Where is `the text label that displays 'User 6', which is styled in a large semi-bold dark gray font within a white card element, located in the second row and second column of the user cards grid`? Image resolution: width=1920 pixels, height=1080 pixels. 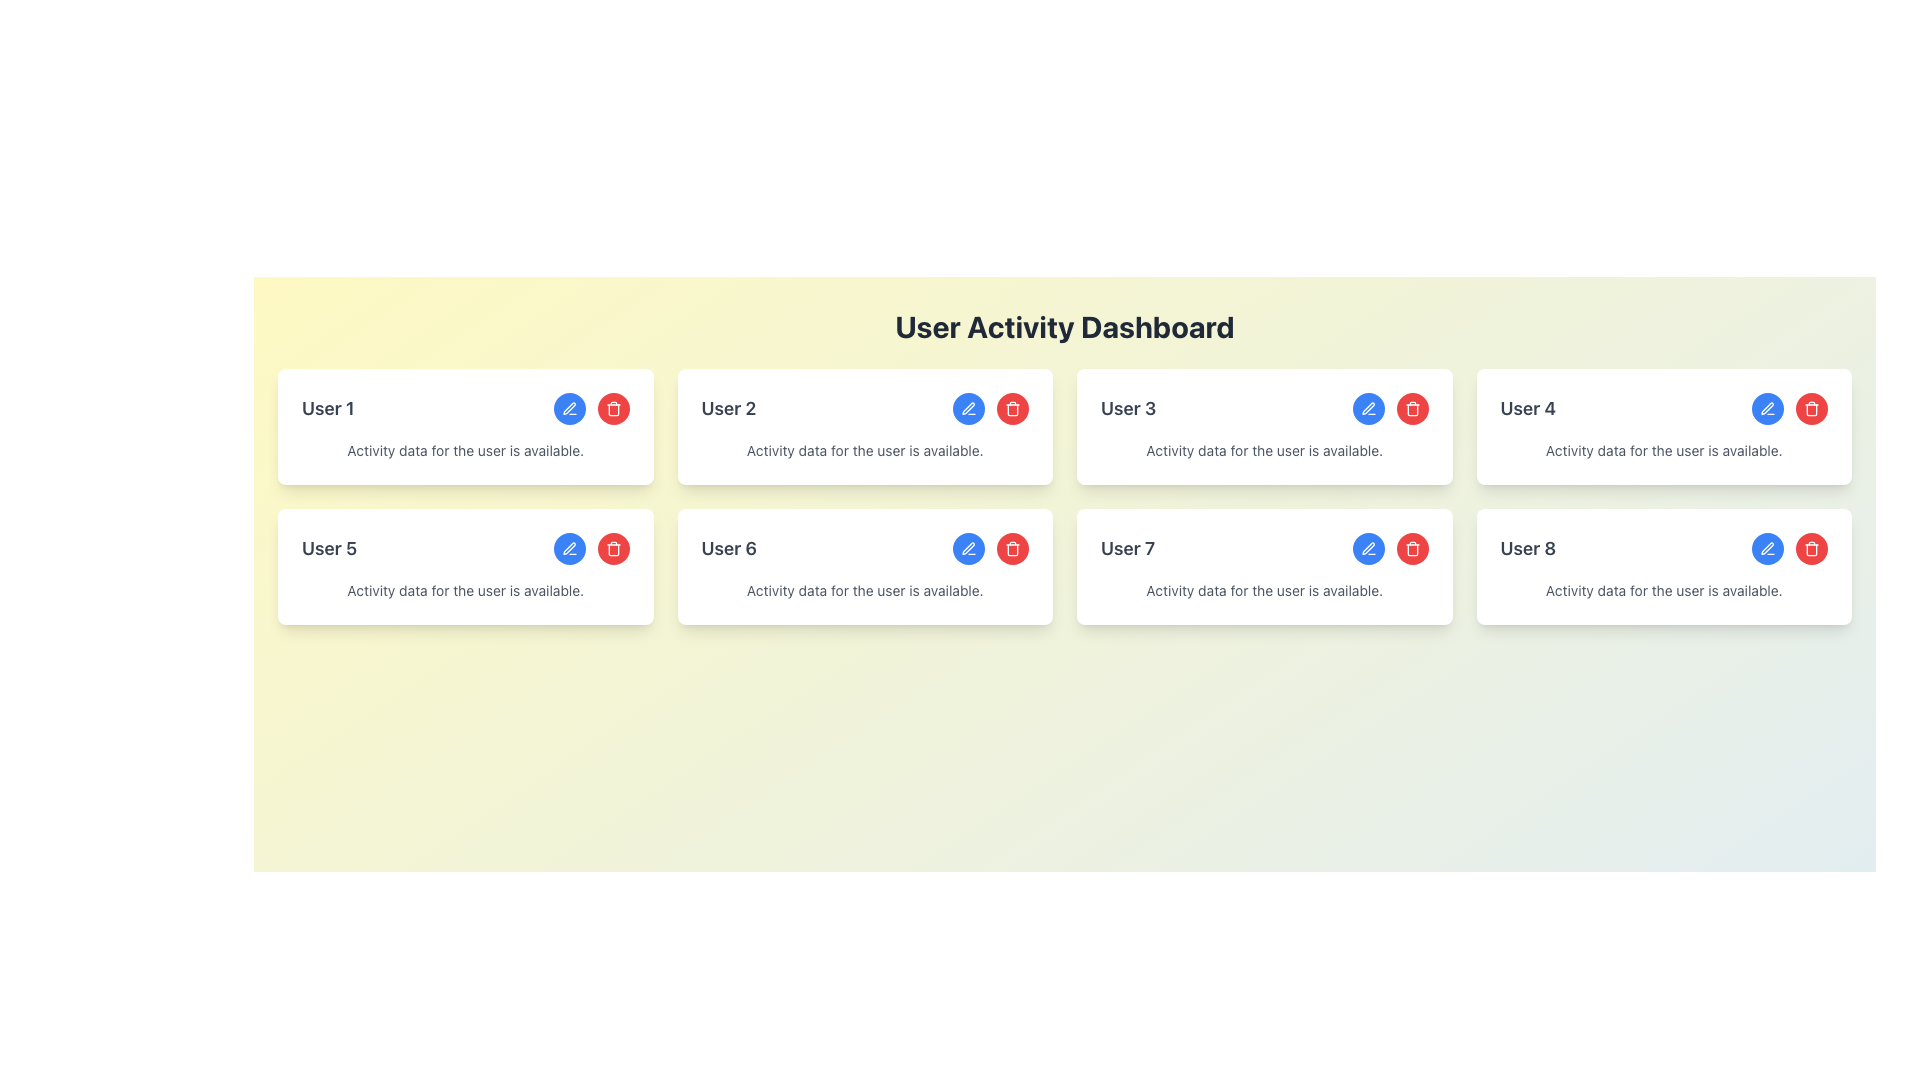 the text label that displays 'User 6', which is styled in a large semi-bold dark gray font within a white card element, located in the second row and second column of the user cards grid is located at coordinates (728, 548).